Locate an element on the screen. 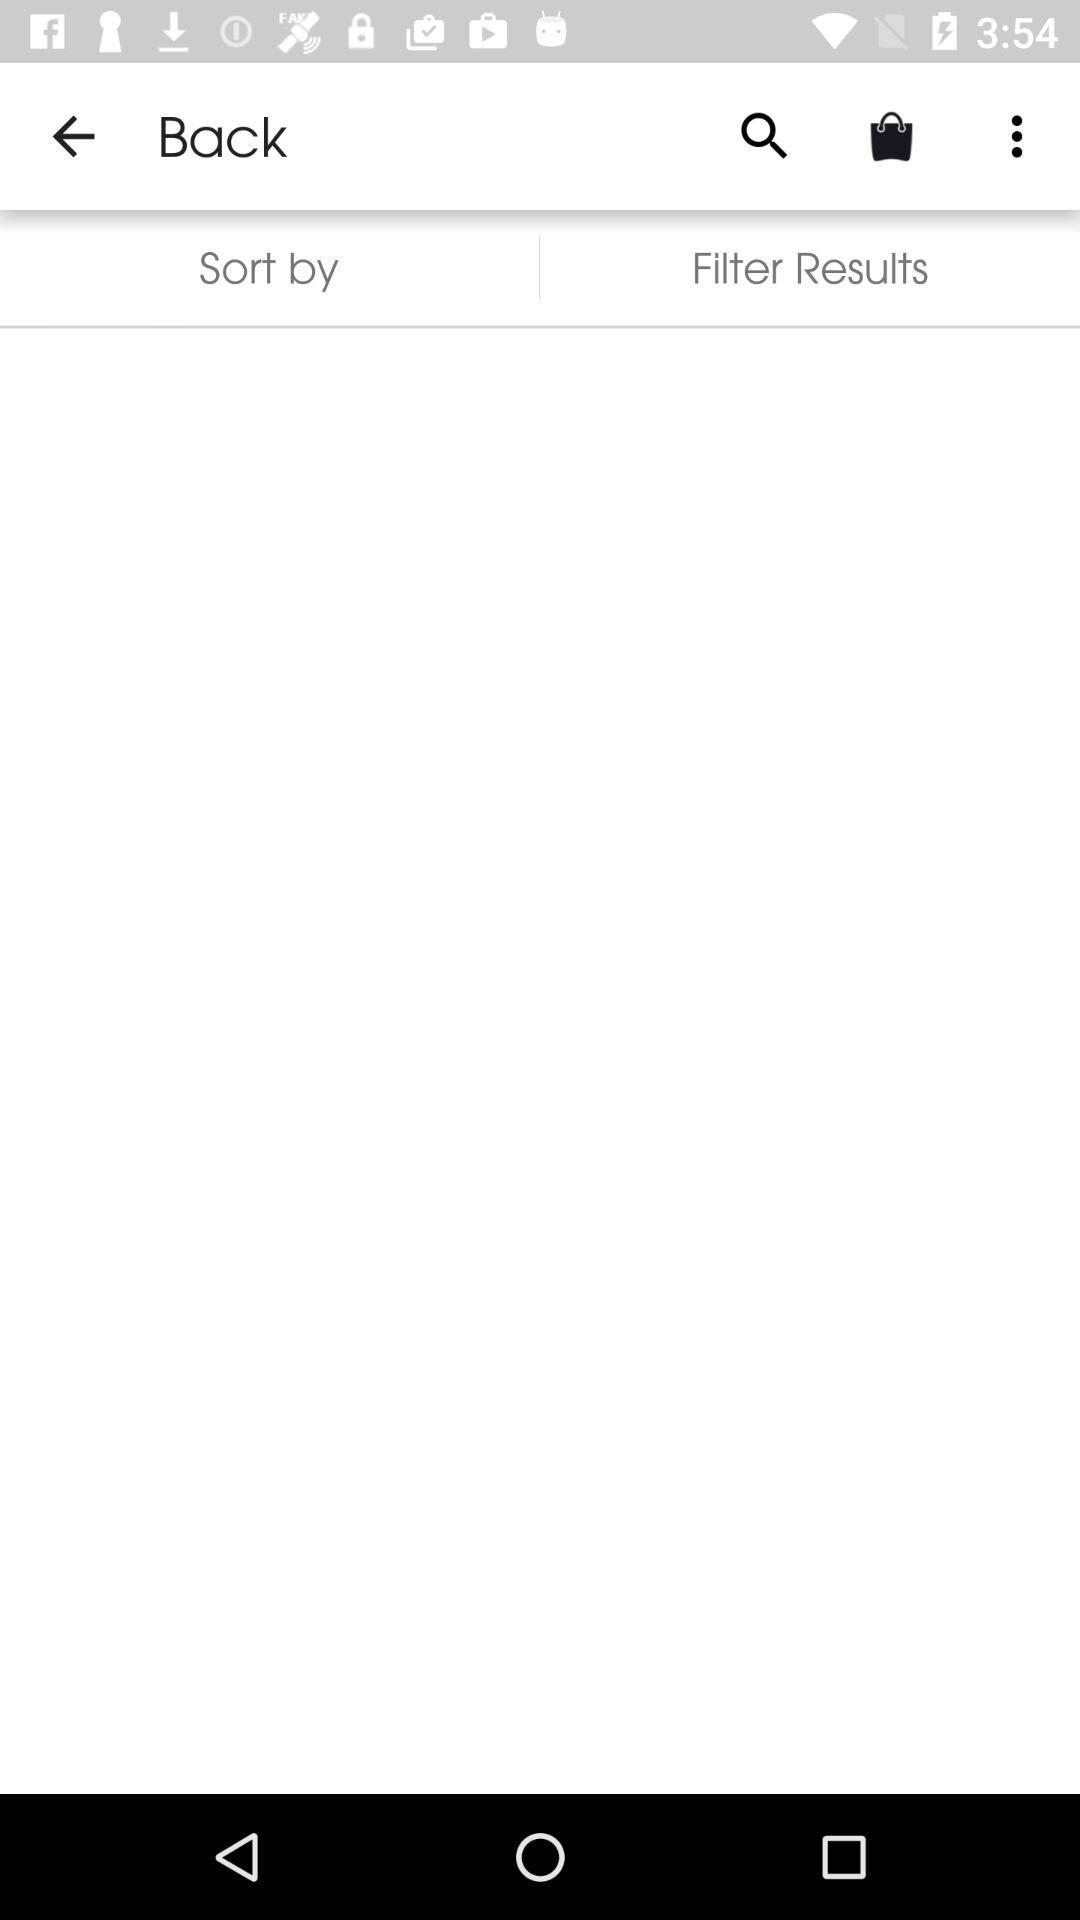 The width and height of the screenshot is (1080, 1920). the item next to back app is located at coordinates (72, 135).